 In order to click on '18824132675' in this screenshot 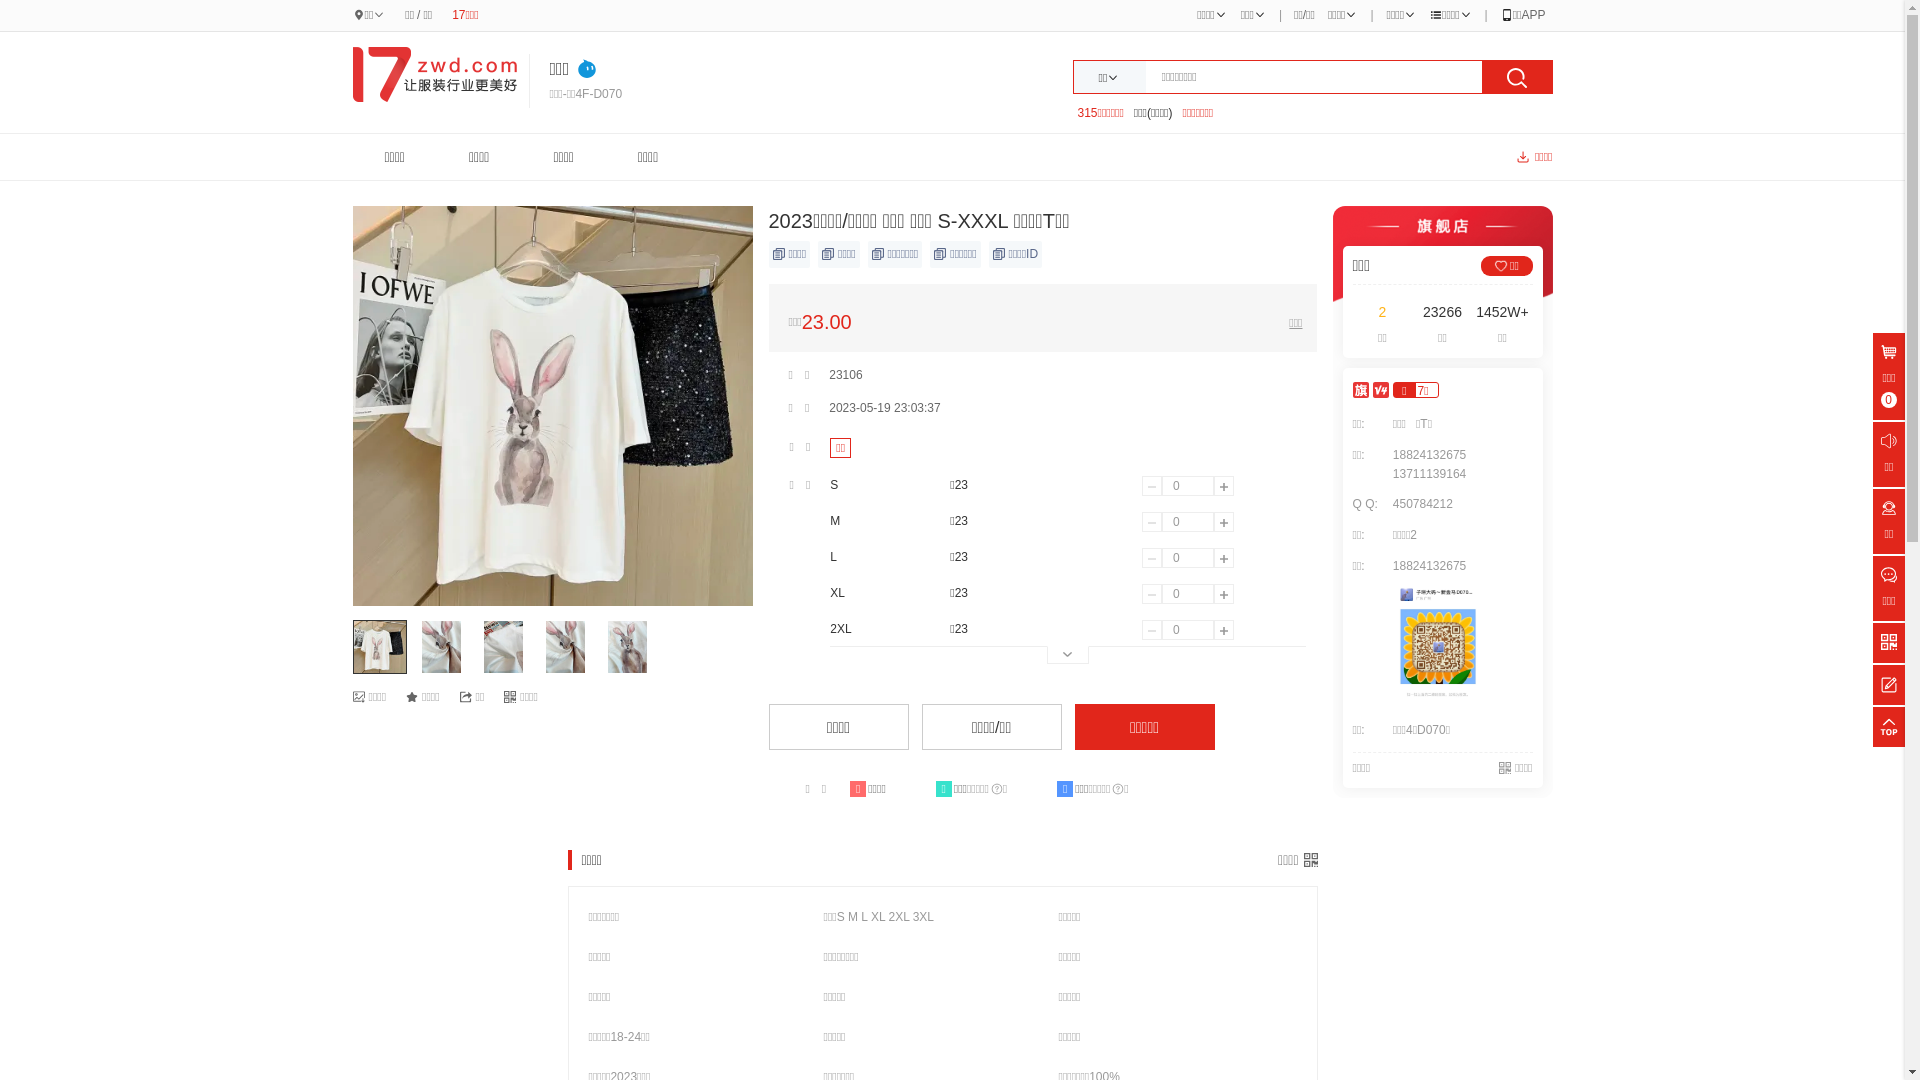, I will do `click(1428, 455)`.